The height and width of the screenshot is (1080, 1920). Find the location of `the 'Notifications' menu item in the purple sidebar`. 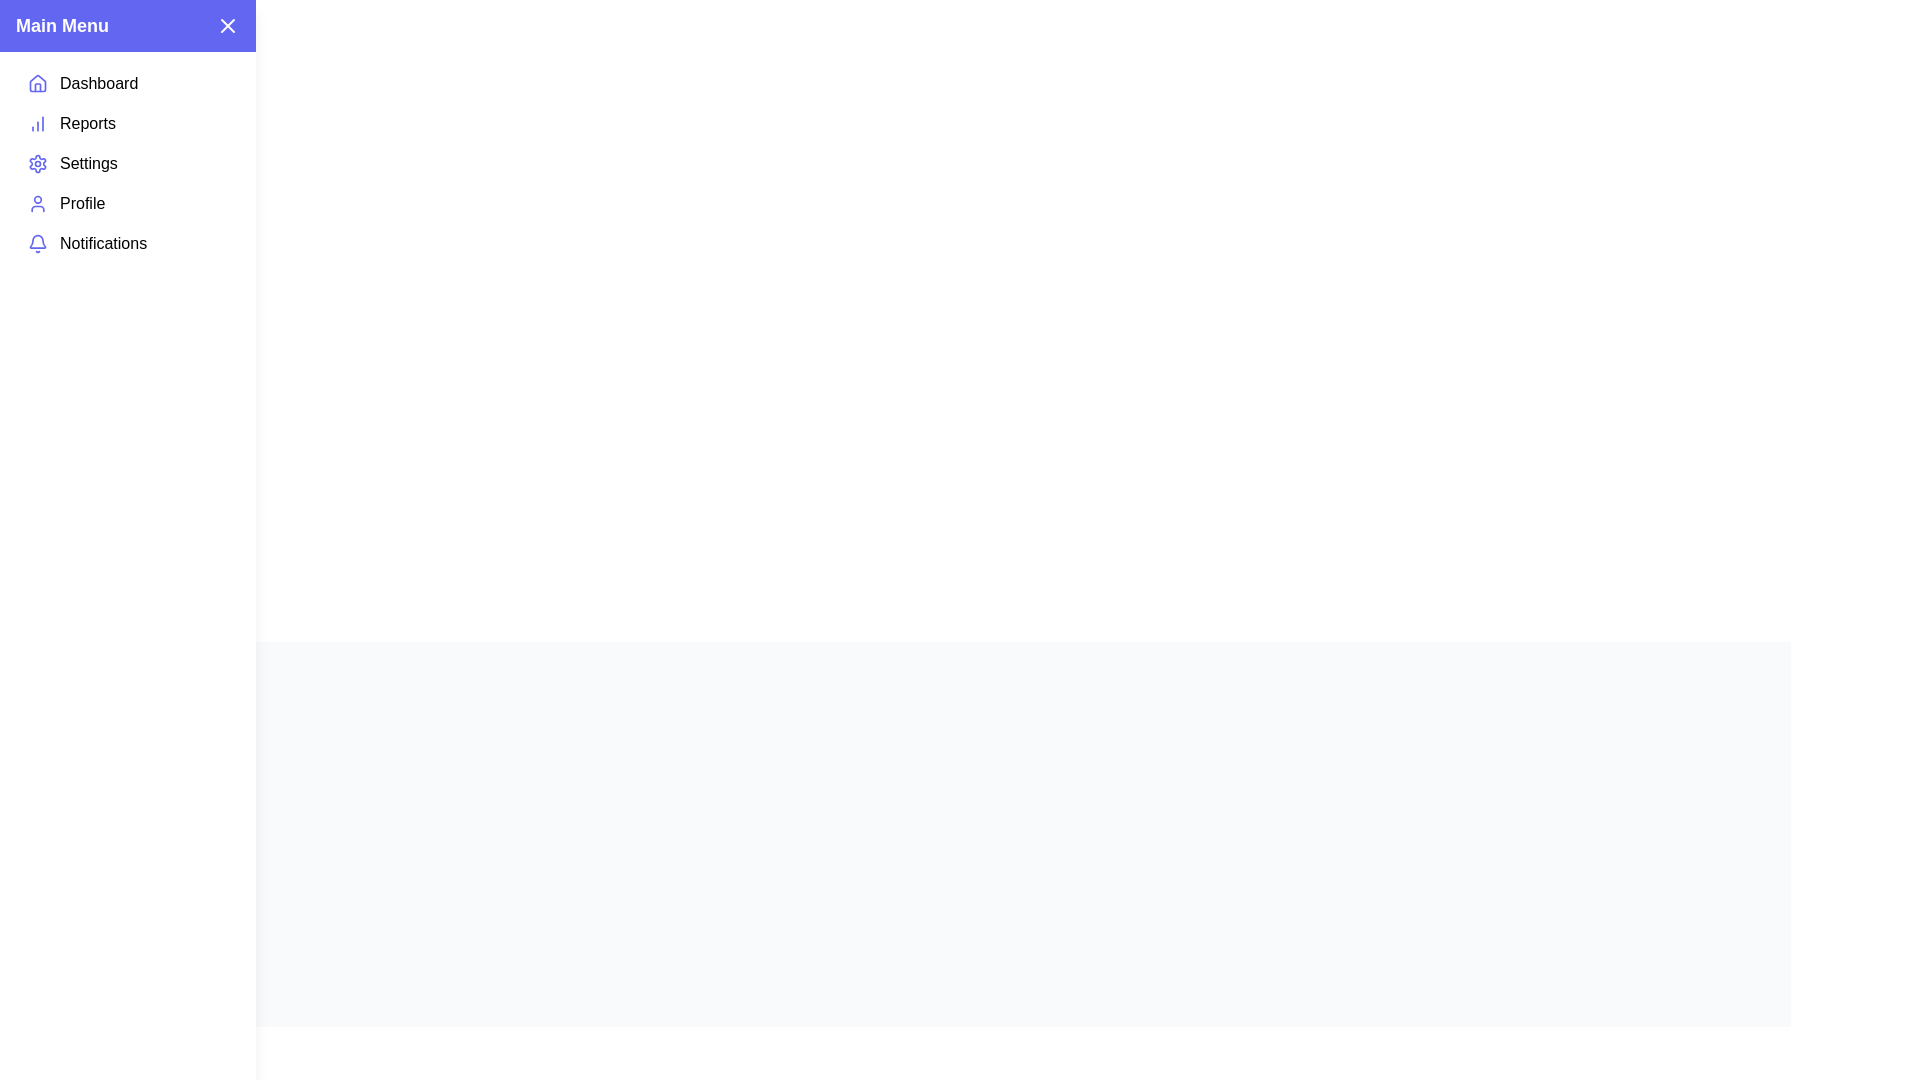

the 'Notifications' menu item in the purple sidebar is located at coordinates (127, 242).